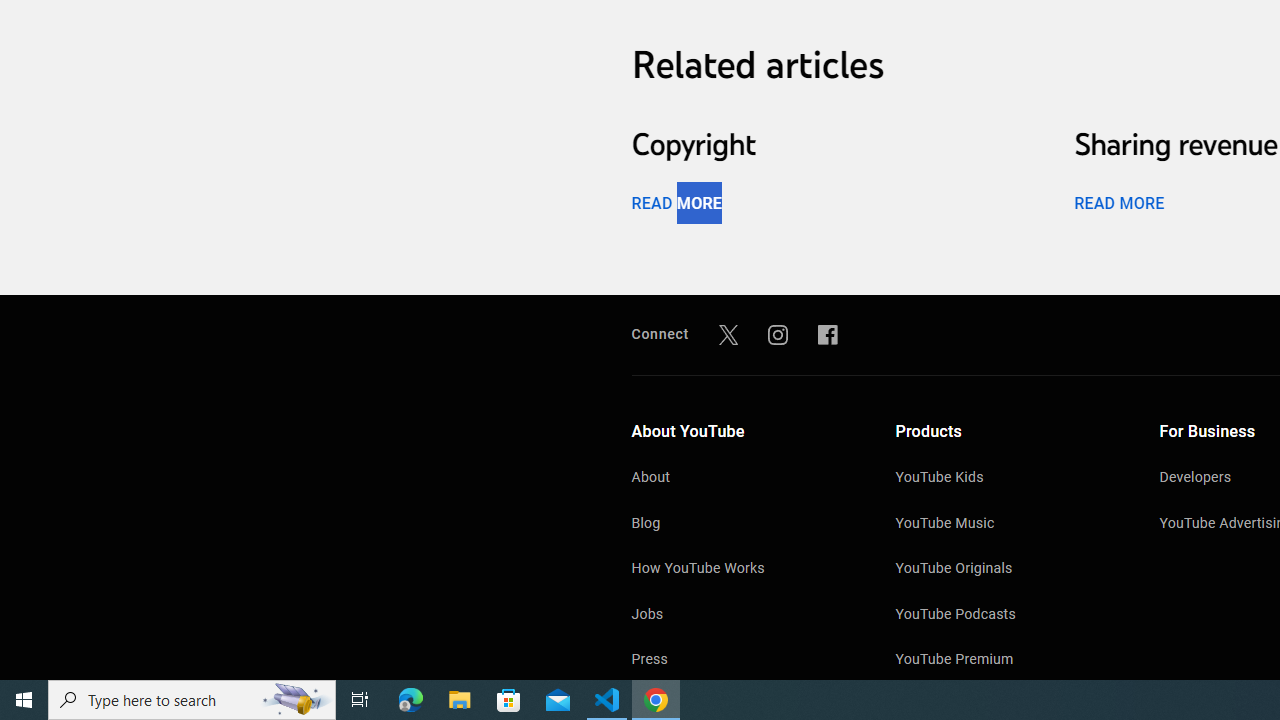  Describe the element at coordinates (742, 570) in the screenshot. I see `'How YouTube Works'` at that location.